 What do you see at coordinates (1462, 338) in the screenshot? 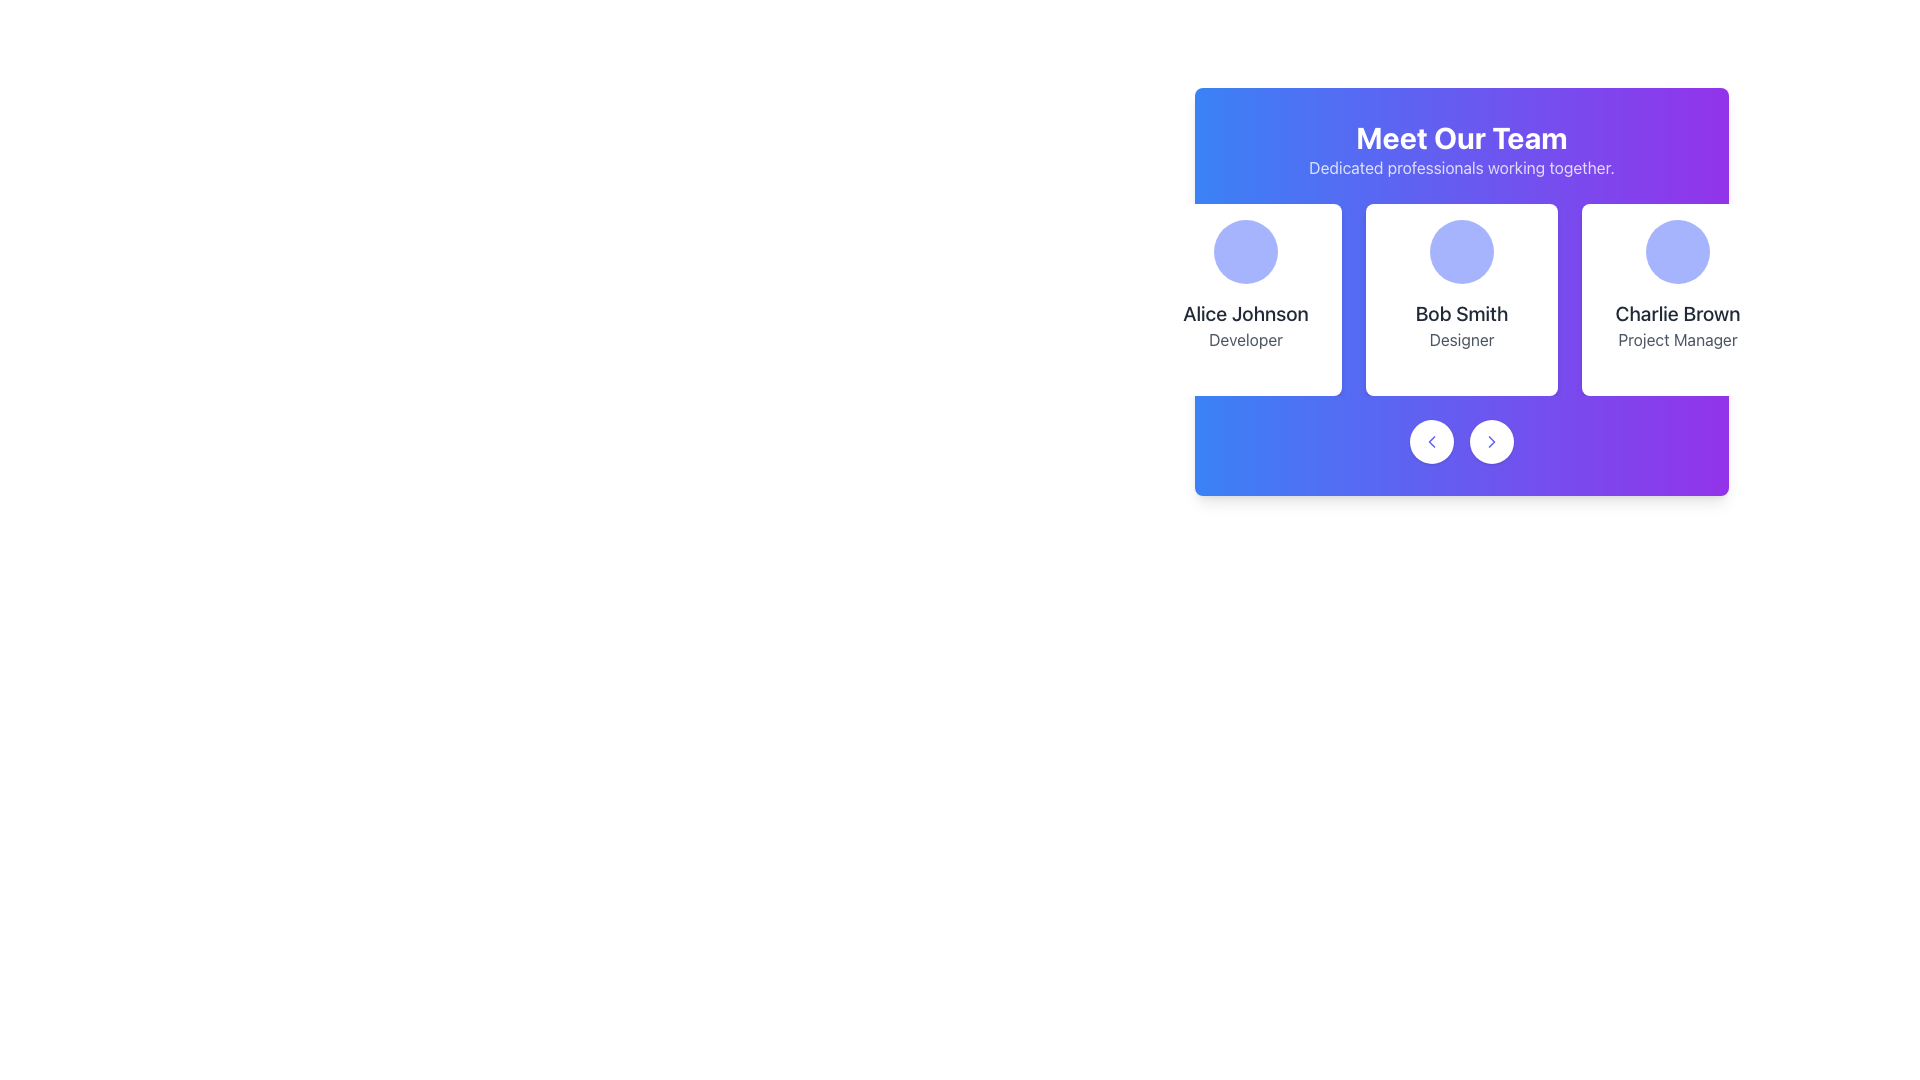
I see `the static text element that displays 'Designer', which is located below the name 'Bob Smith' in the middle card of a three-card layout` at bounding box center [1462, 338].